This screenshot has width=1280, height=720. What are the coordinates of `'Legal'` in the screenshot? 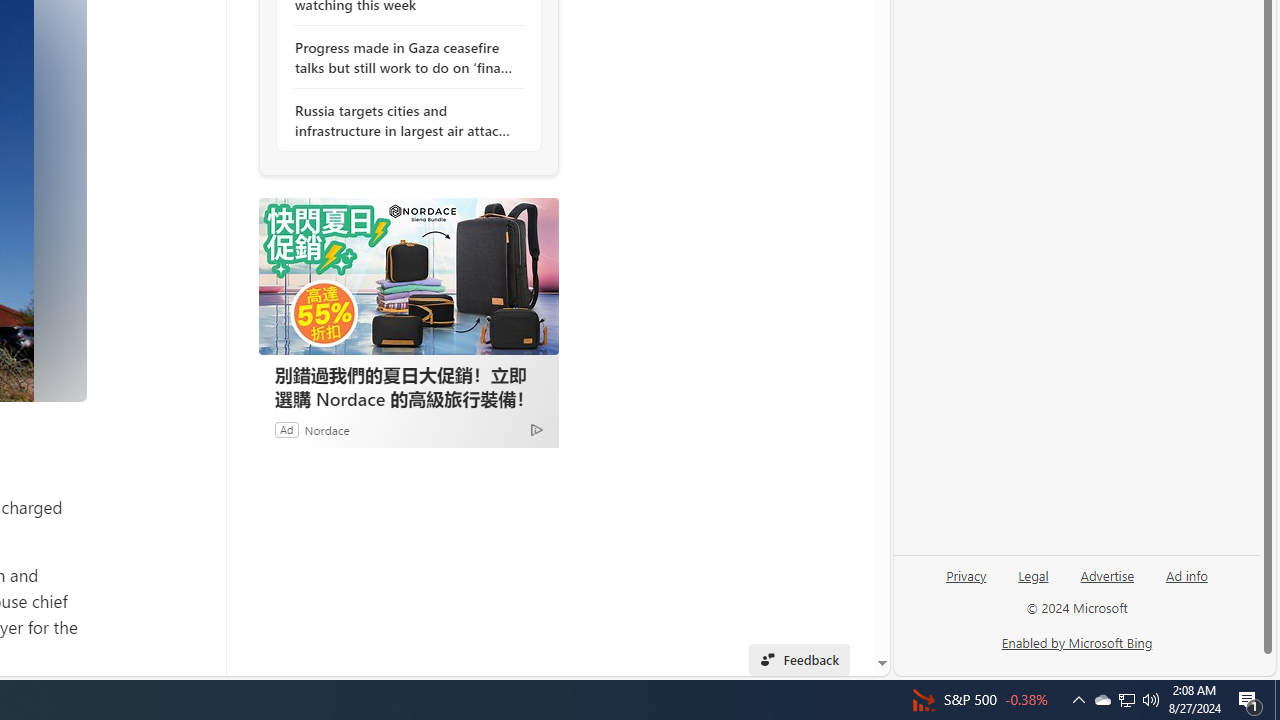 It's located at (1033, 574).